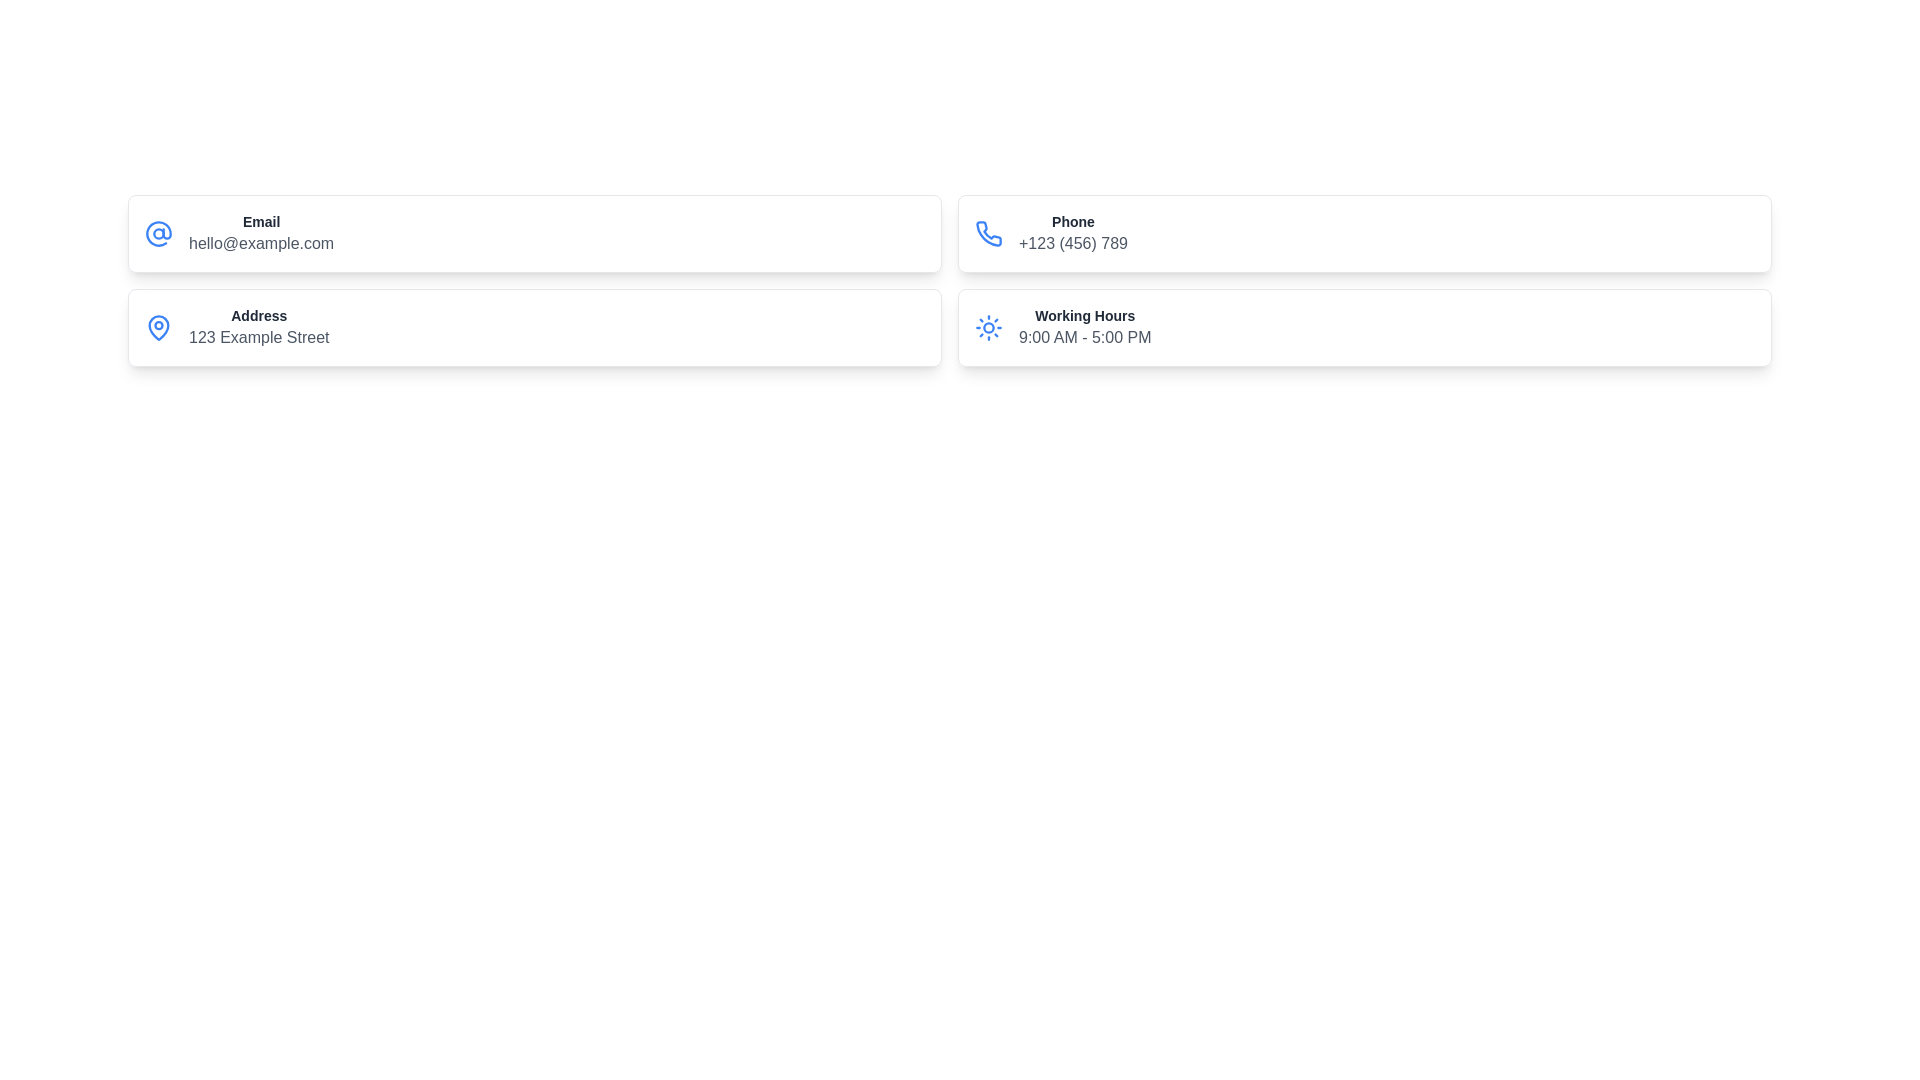 The height and width of the screenshot is (1080, 1920). What do you see at coordinates (1084, 315) in the screenshot?
I see `the static text label displaying 'Working Hours' in bold dark gray font, located on the right side of the interface above '9:00 AM - 5:00 PM'` at bounding box center [1084, 315].